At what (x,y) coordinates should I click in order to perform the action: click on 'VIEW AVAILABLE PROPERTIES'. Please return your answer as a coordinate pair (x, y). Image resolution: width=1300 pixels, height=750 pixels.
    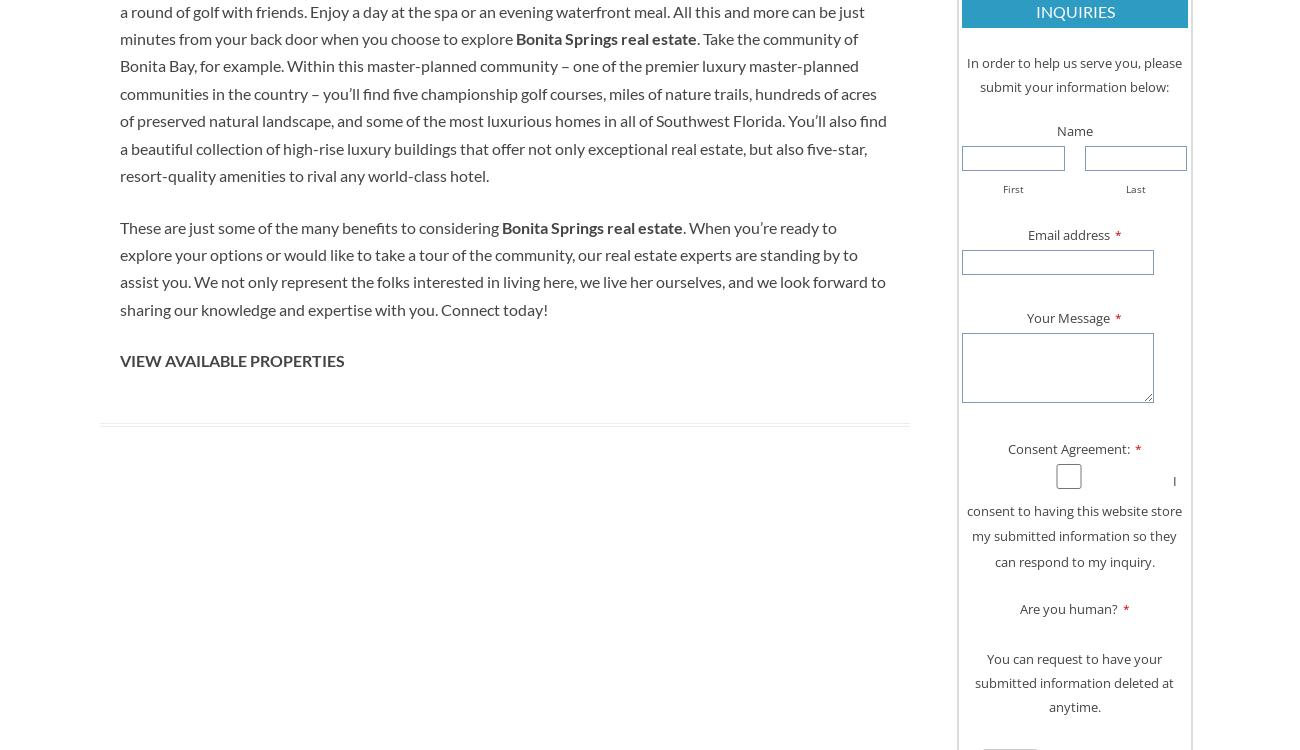
    Looking at the image, I should click on (118, 359).